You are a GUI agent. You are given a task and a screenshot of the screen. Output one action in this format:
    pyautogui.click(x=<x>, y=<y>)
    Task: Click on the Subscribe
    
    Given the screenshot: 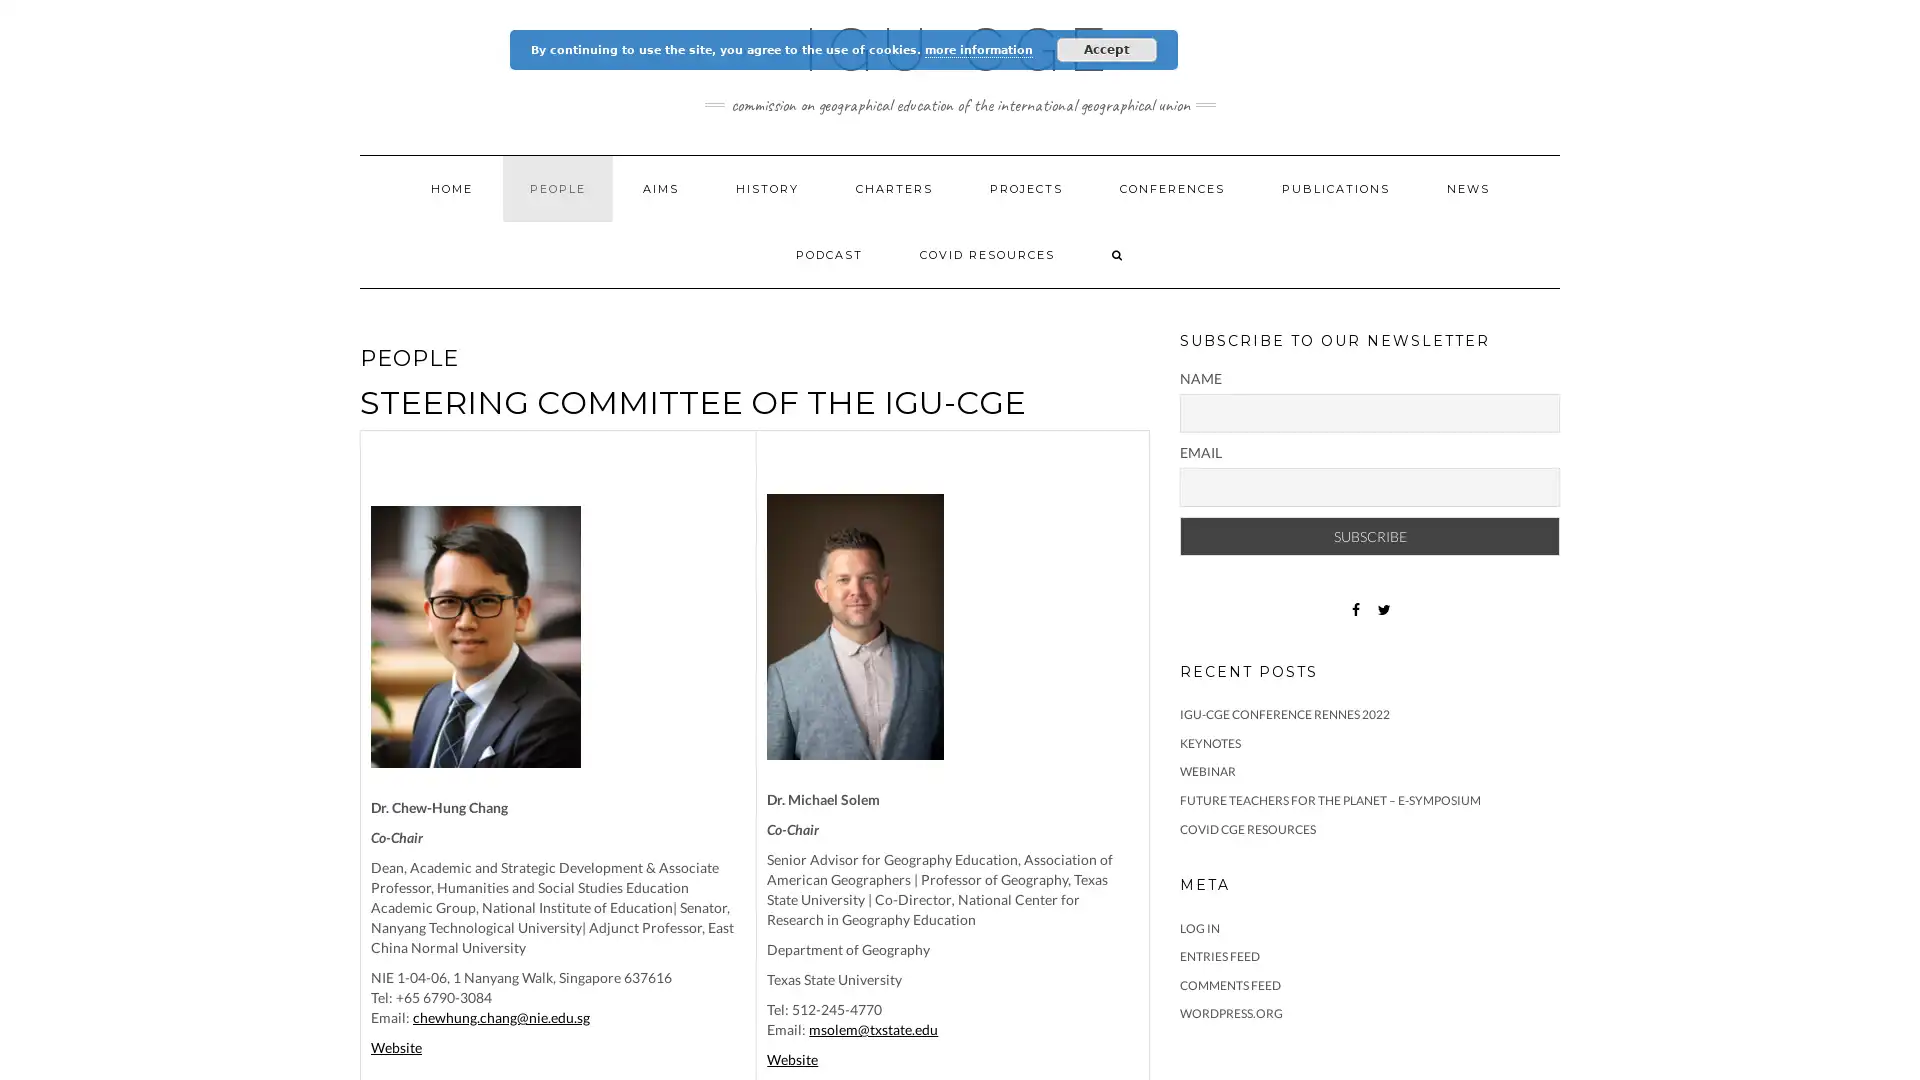 What is the action you would take?
    pyautogui.click(x=1368, y=535)
    